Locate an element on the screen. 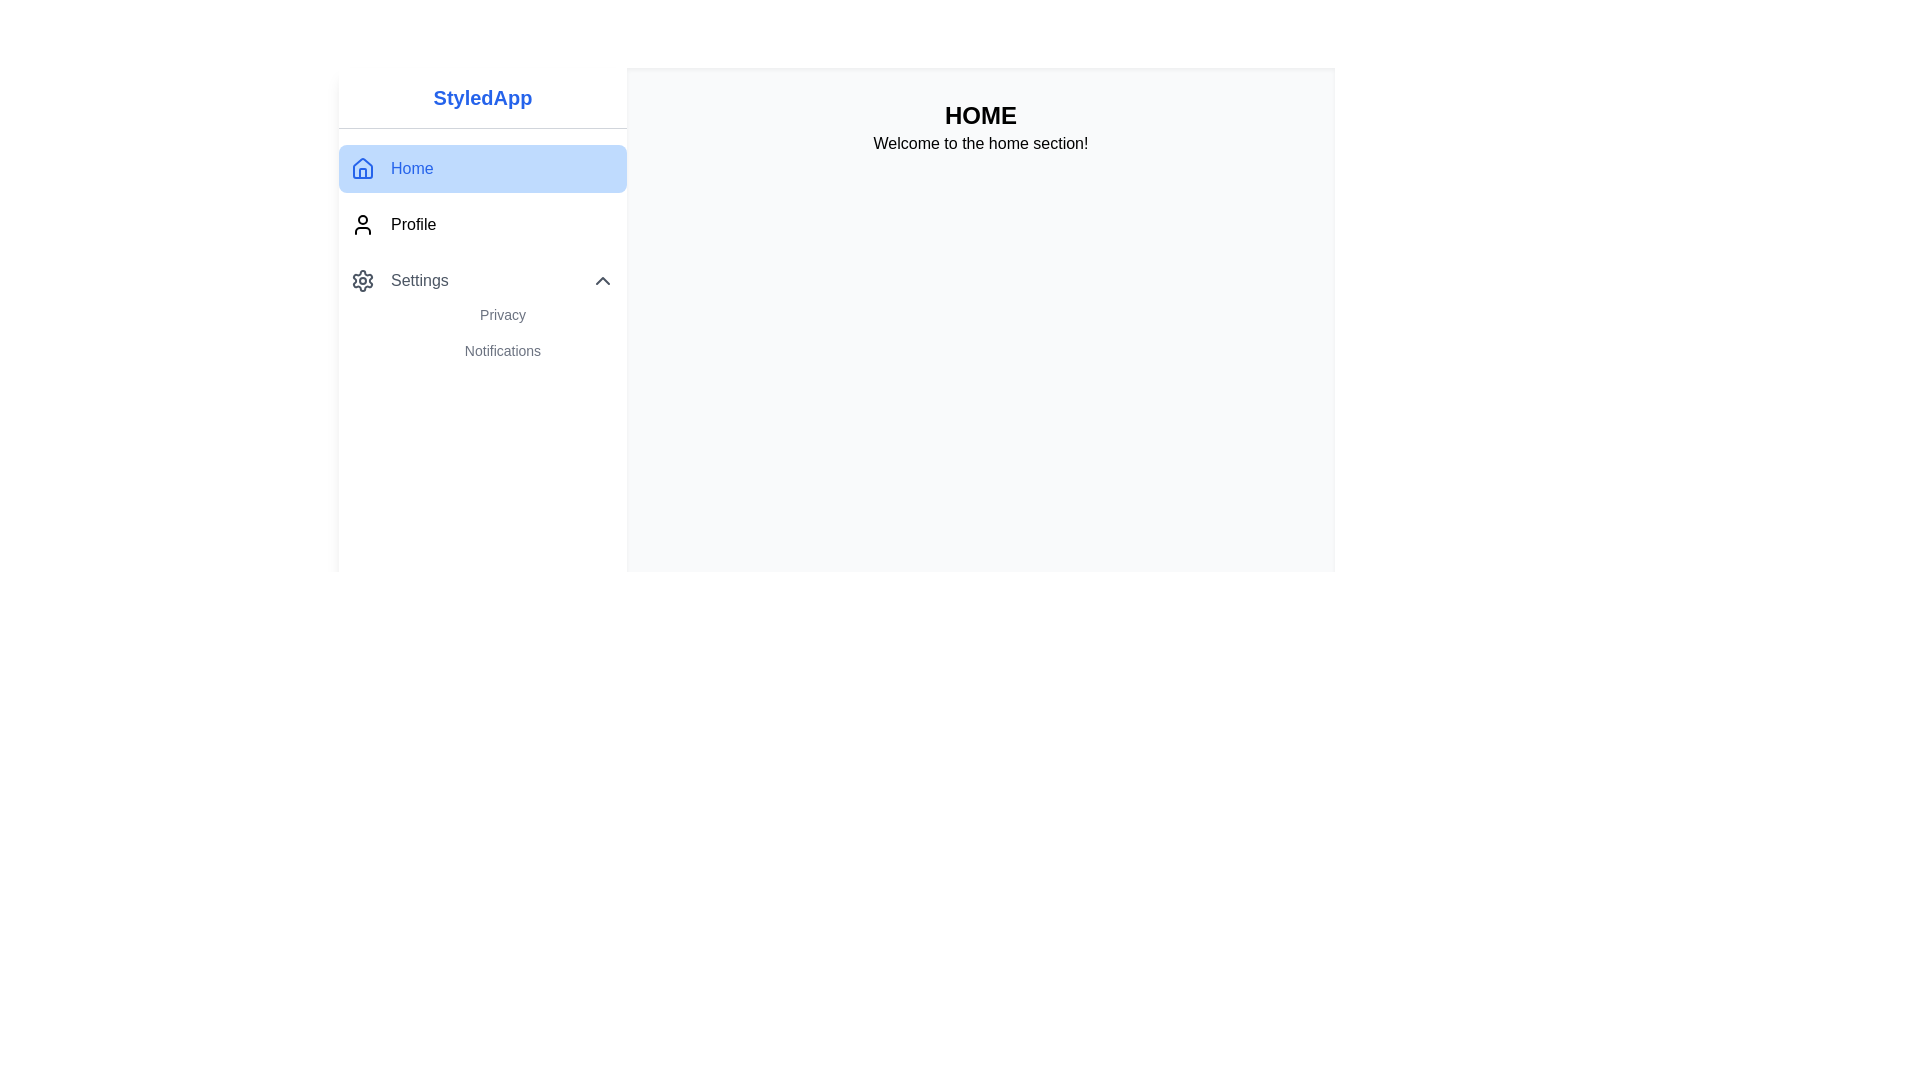  text content of the branding label located at the top-left corner of the vertical navigation menu is located at coordinates (483, 98).